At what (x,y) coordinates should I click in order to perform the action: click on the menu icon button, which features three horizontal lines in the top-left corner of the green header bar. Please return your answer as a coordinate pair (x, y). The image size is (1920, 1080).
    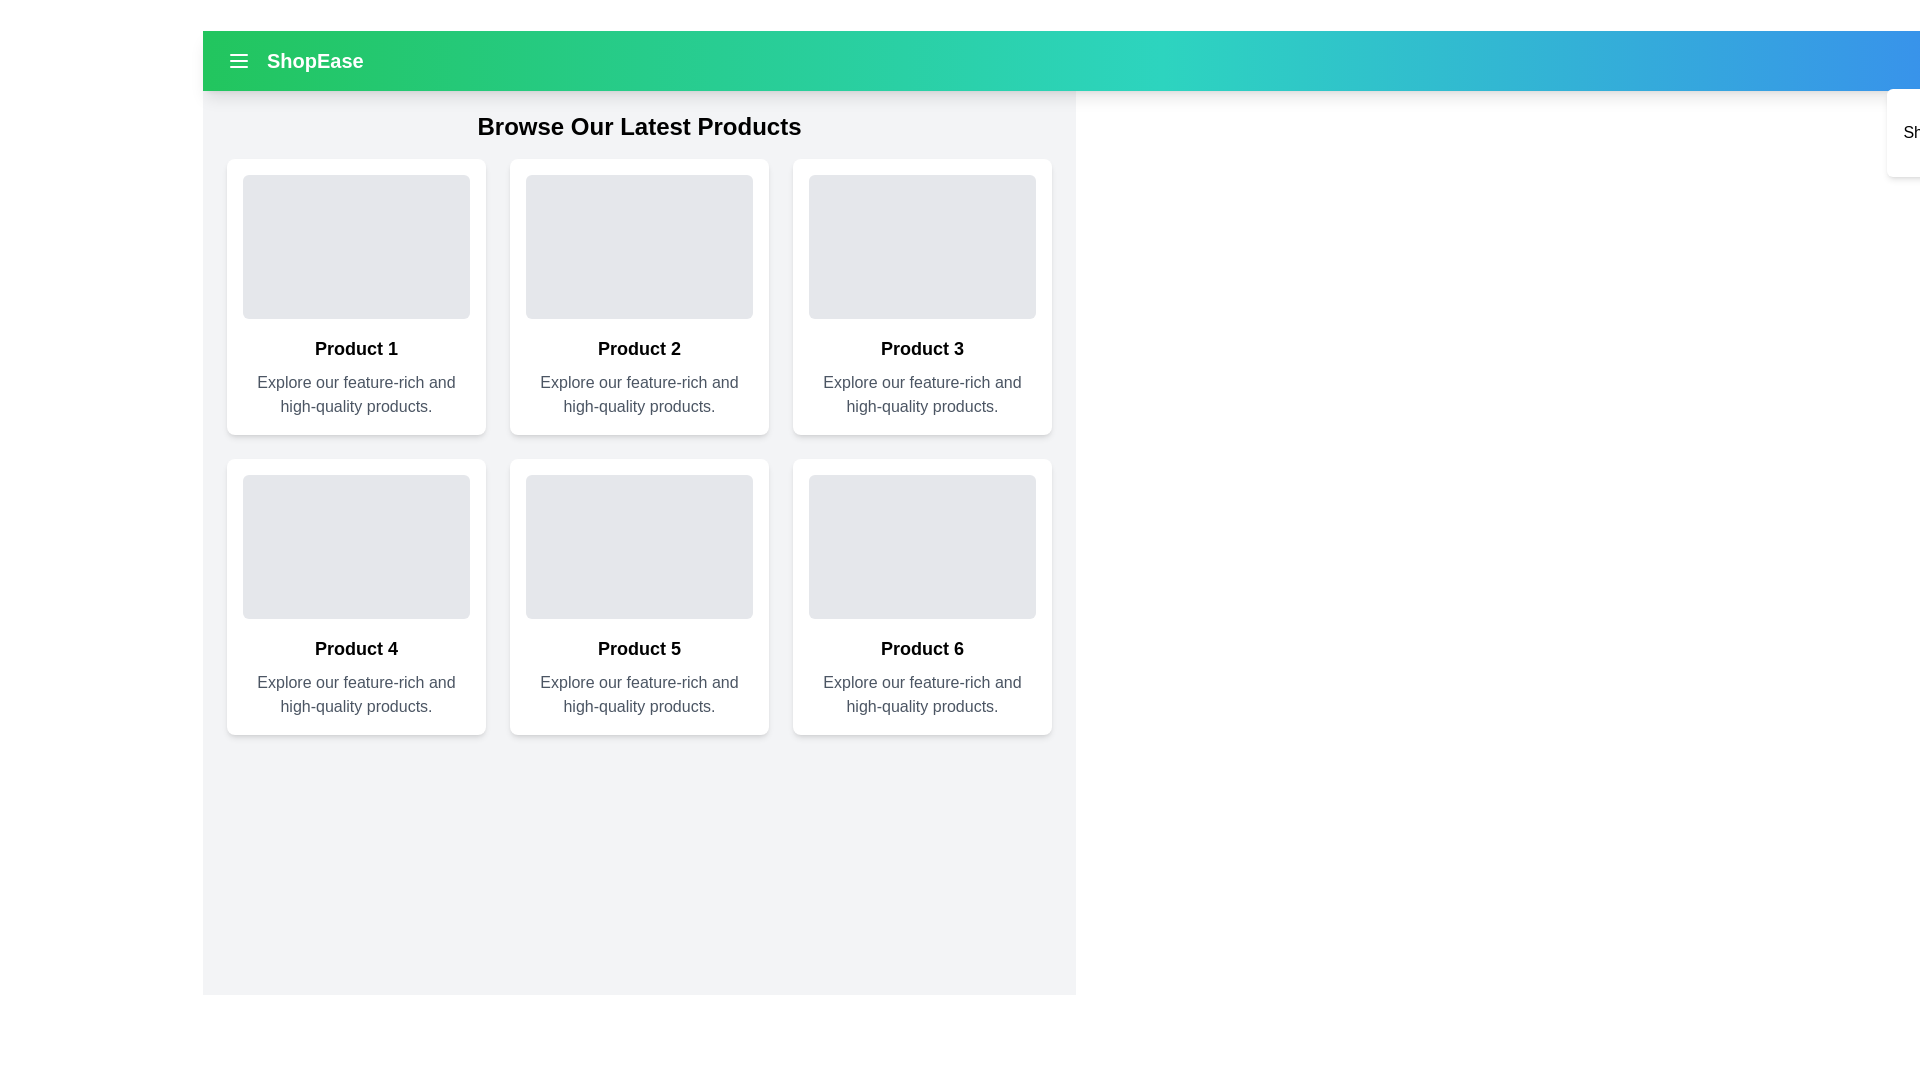
    Looking at the image, I should click on (239, 60).